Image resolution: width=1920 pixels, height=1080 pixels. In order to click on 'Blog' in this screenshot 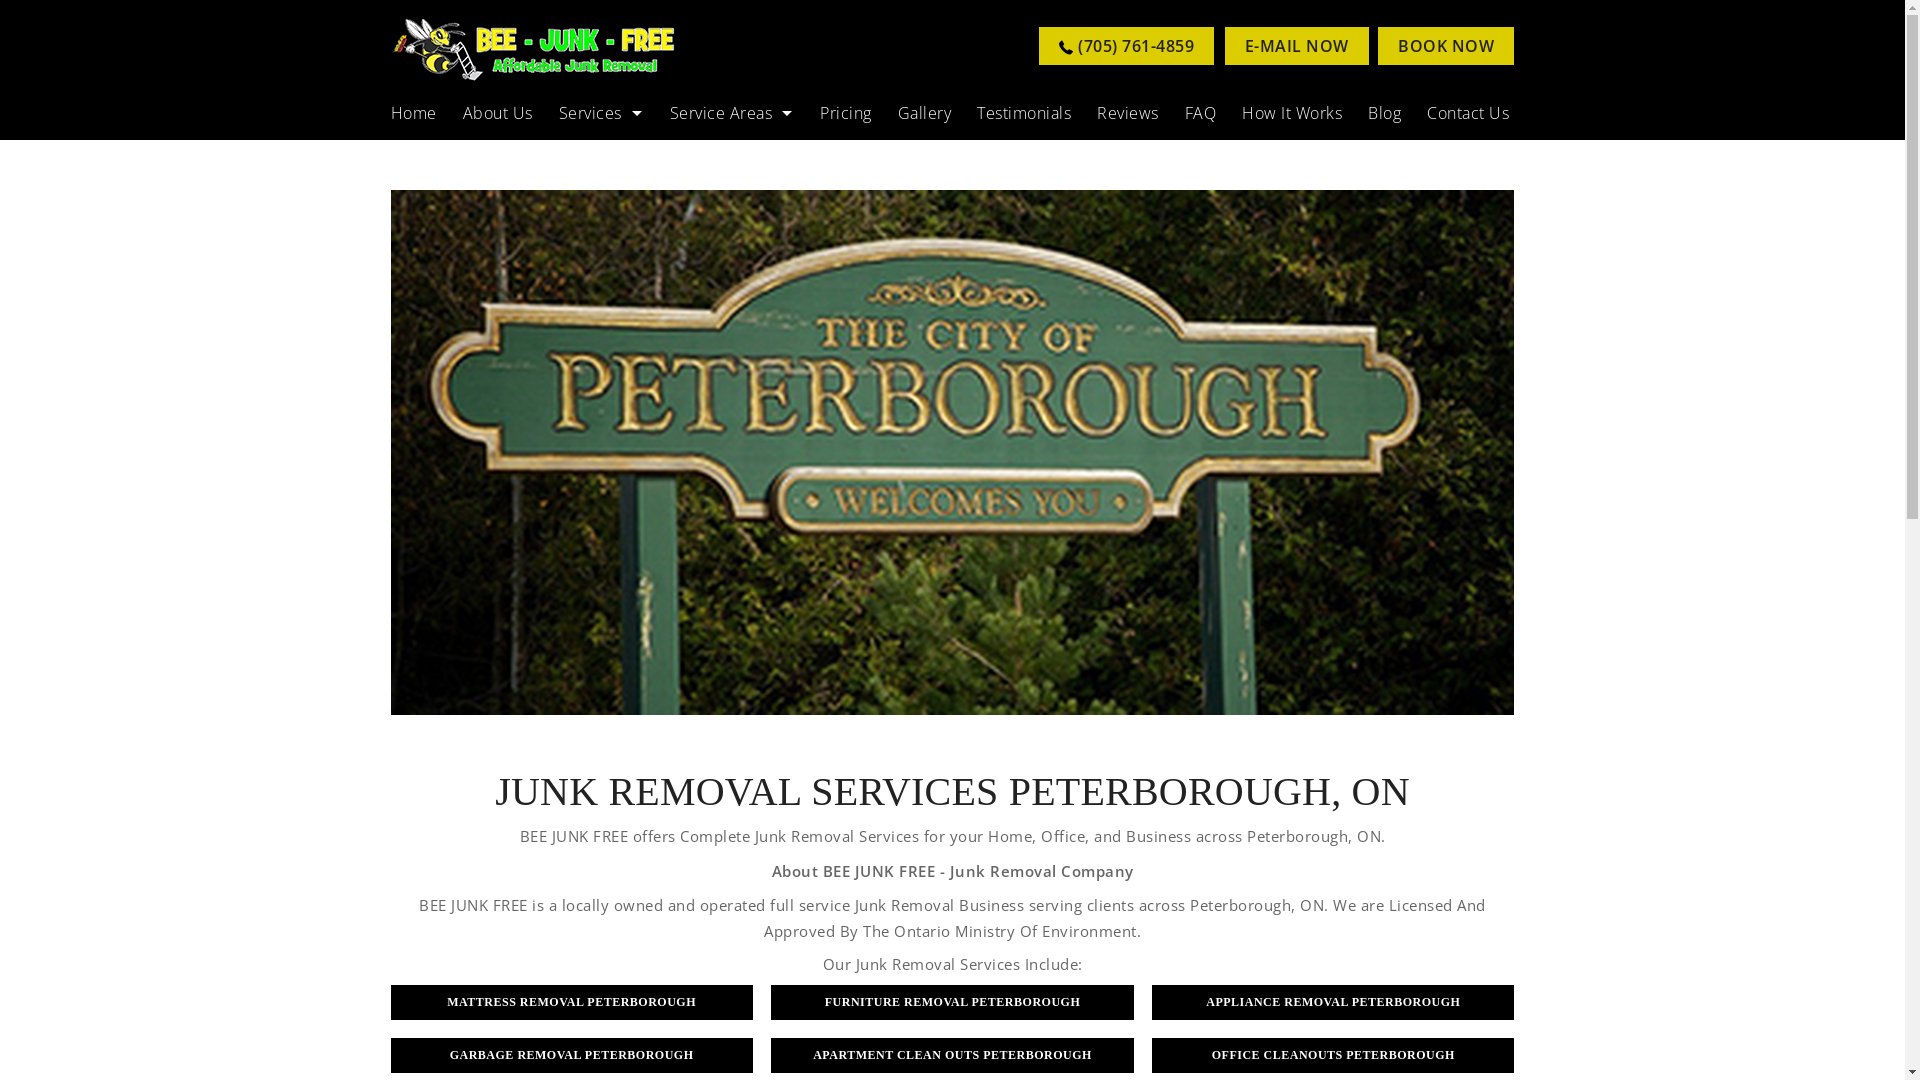, I will do `click(1354, 113)`.